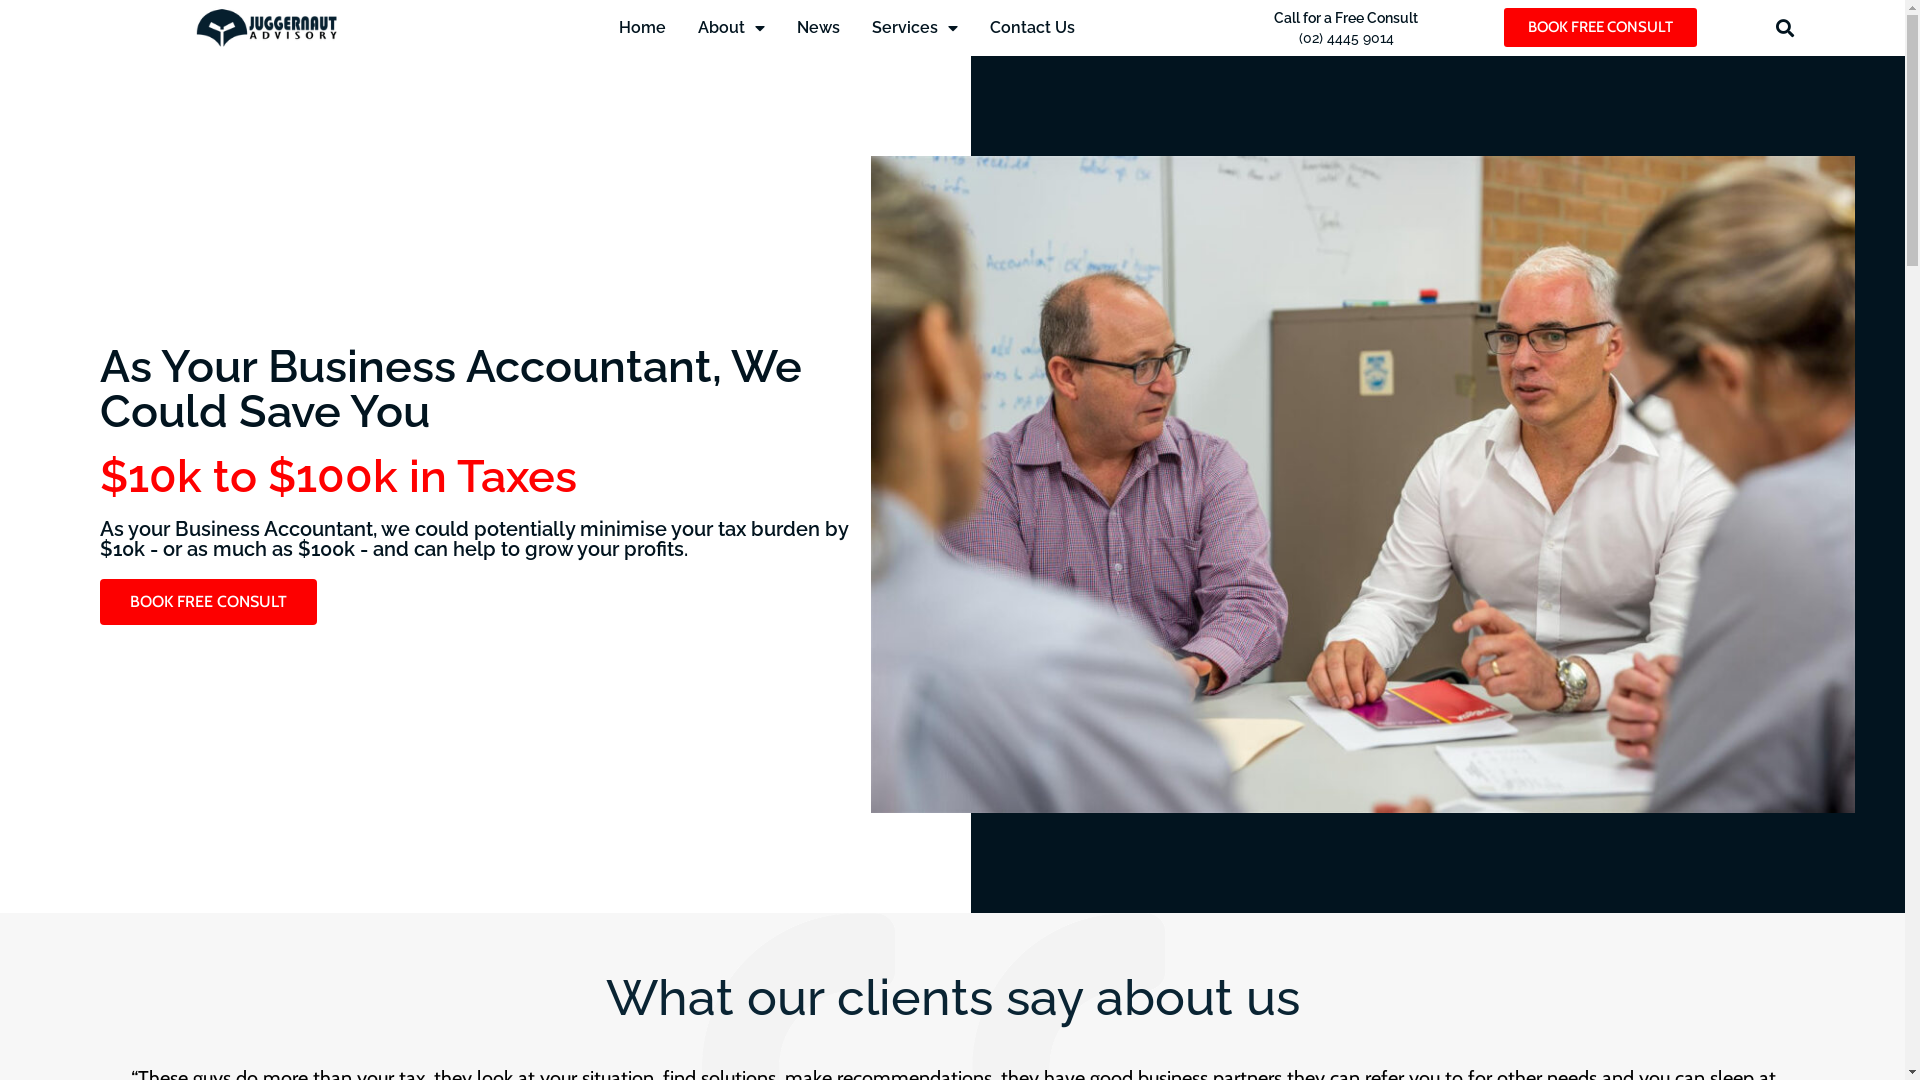 This screenshot has height=1080, width=1920. What do you see at coordinates (642, 27) in the screenshot?
I see `'Home'` at bounding box center [642, 27].